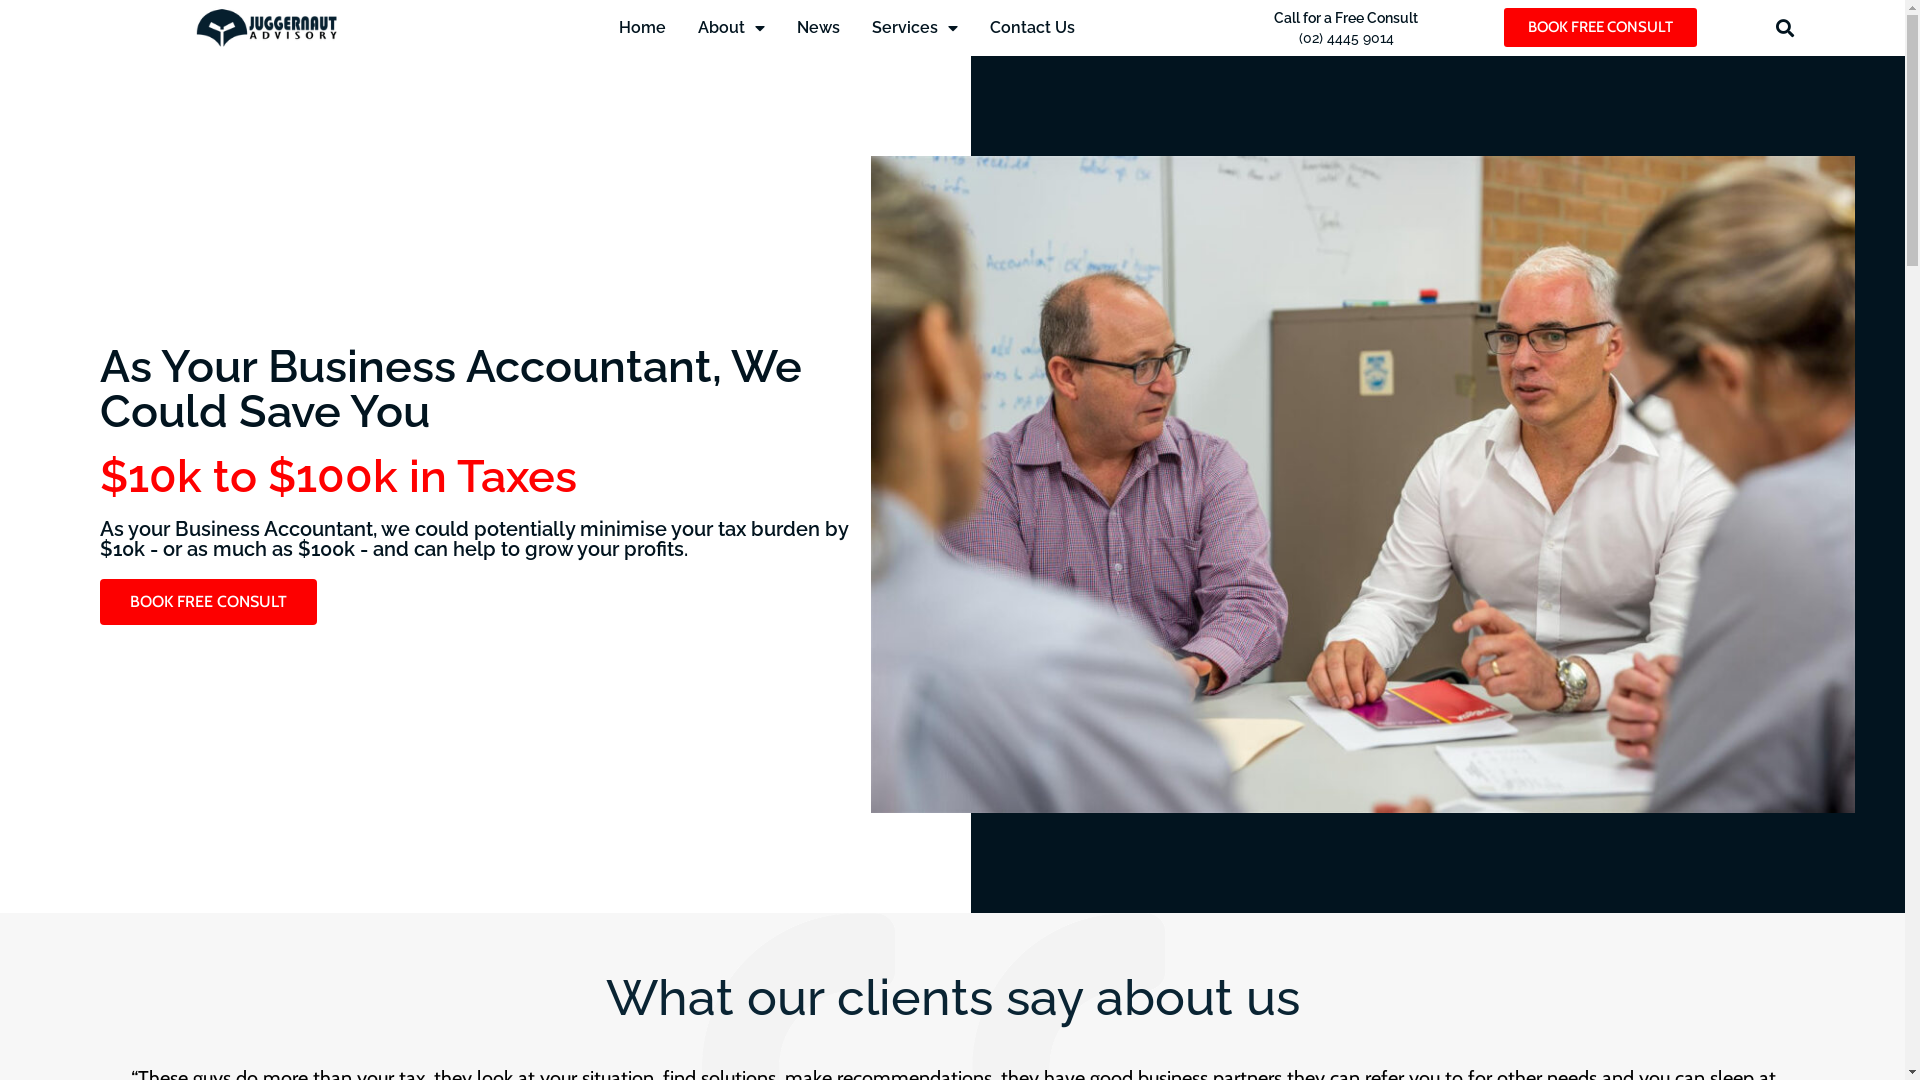 This screenshot has height=1080, width=1920. What do you see at coordinates (642, 27) in the screenshot?
I see `'Home'` at bounding box center [642, 27].